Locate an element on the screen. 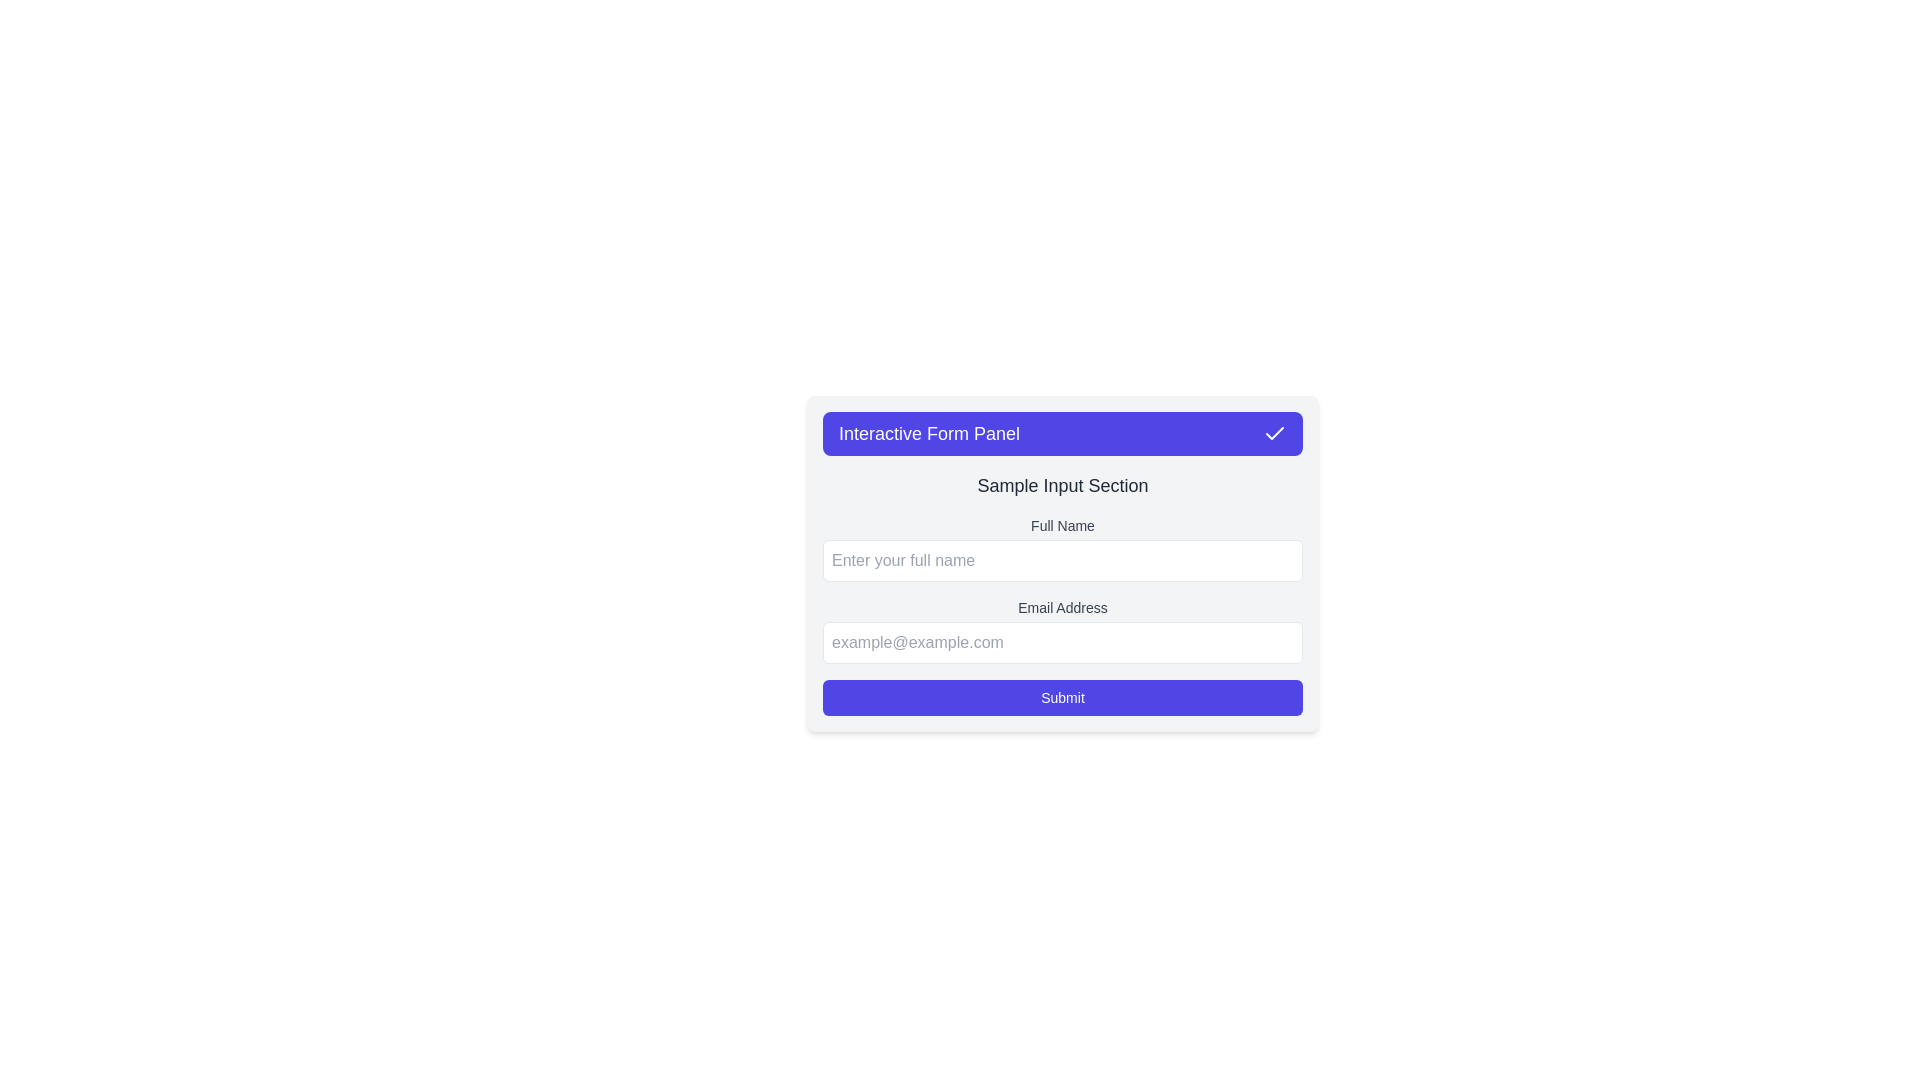 This screenshot has height=1080, width=1920. text from the title Text Label located on the left-hand side of the purple horizontal bar in the upper portion of the form interface is located at coordinates (928, 433).